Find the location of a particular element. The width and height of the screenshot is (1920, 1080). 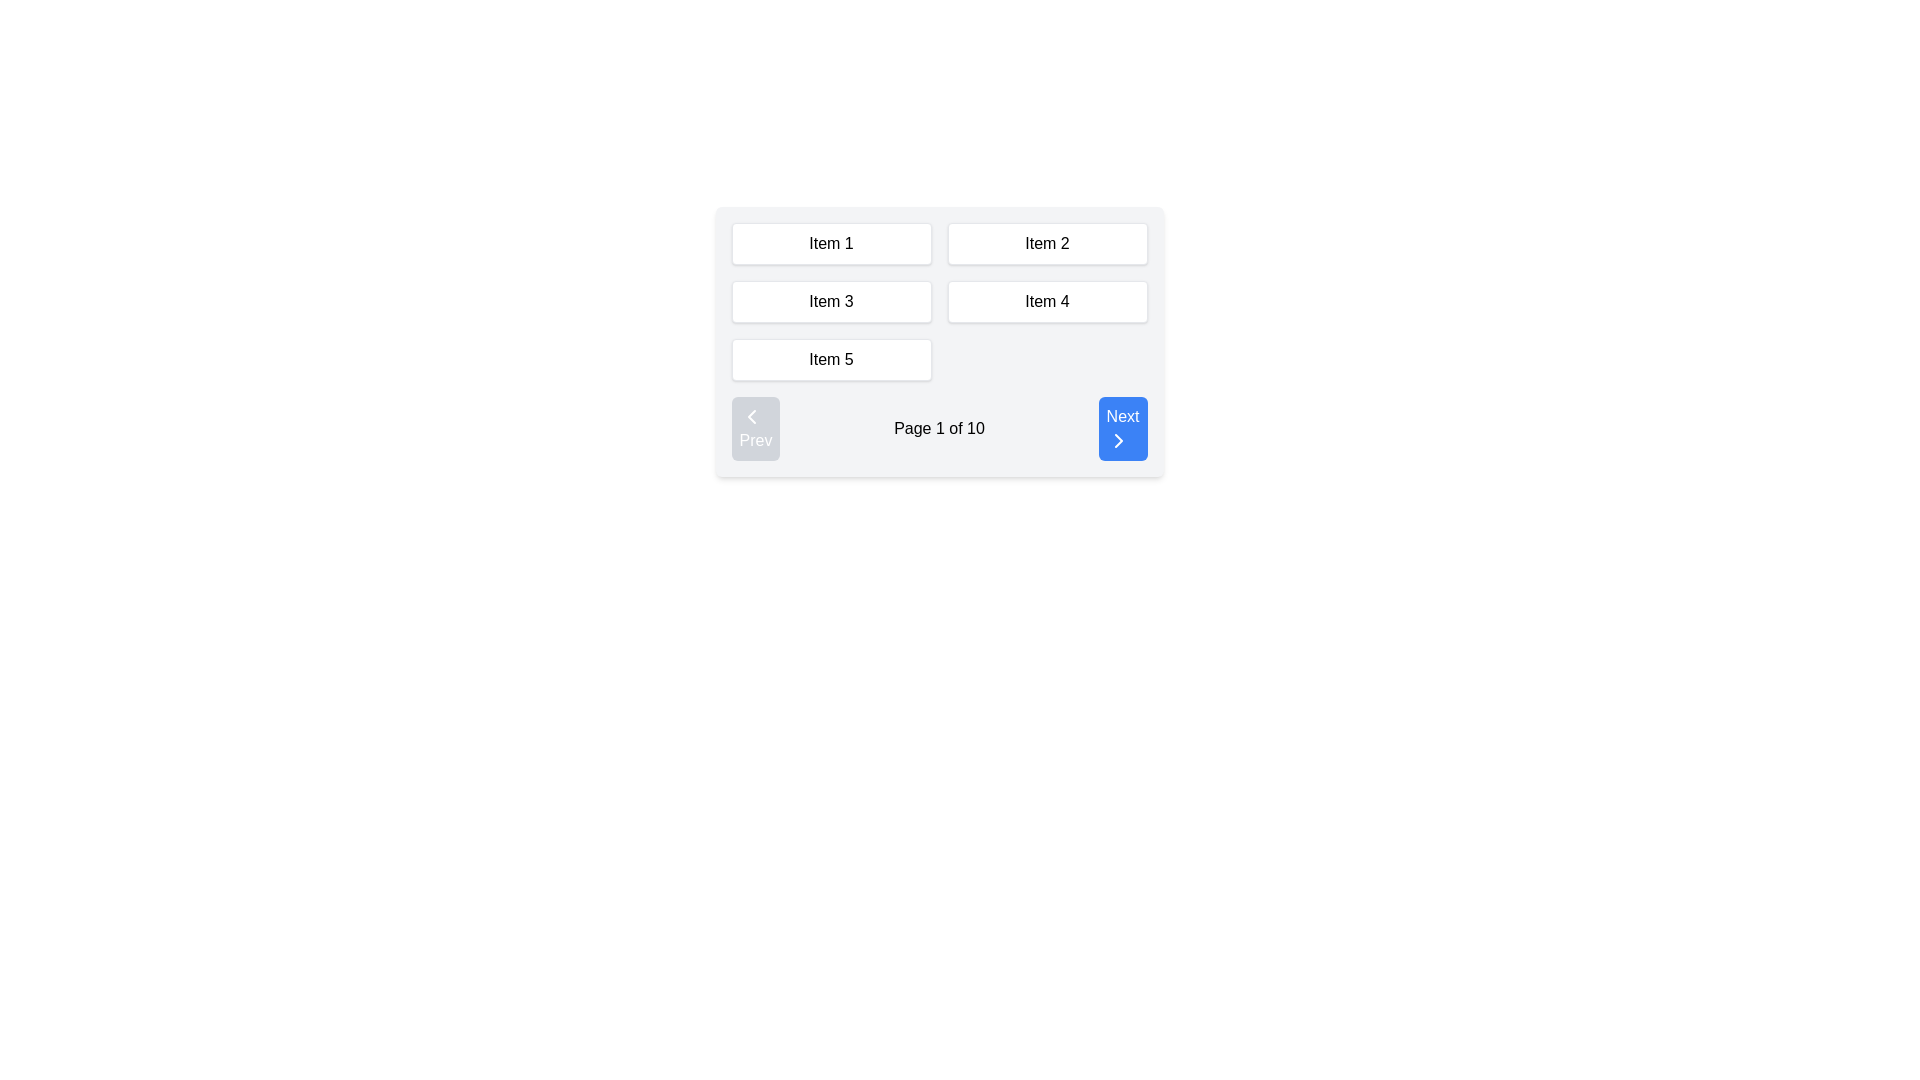

the 'Item 3' button located in the second row and first column of the grid layout is located at coordinates (831, 301).